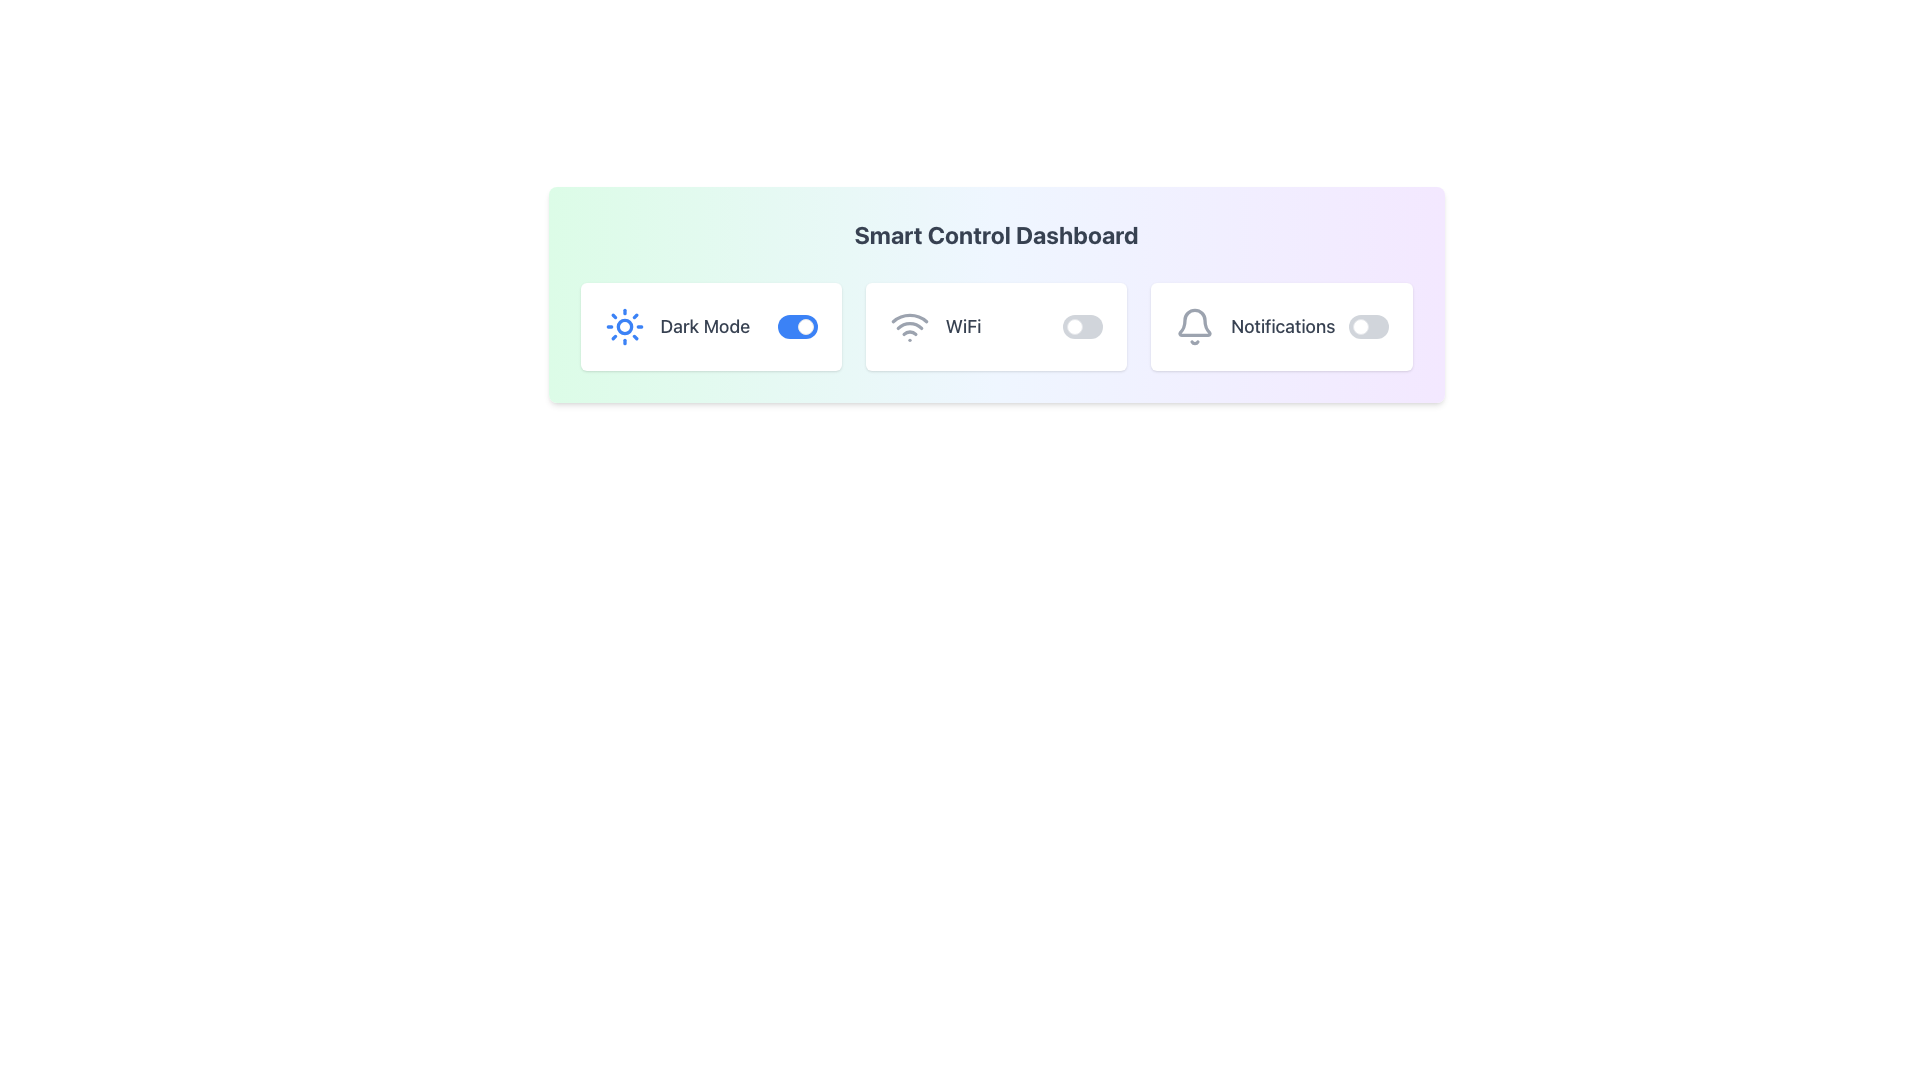 The image size is (1920, 1080). Describe the element at coordinates (623, 326) in the screenshot. I see `the decorative sun icon, which is a circular icon with radial lines styled in blue, located to the left of the 'Dark Mode' label in the dark mode control section` at that location.